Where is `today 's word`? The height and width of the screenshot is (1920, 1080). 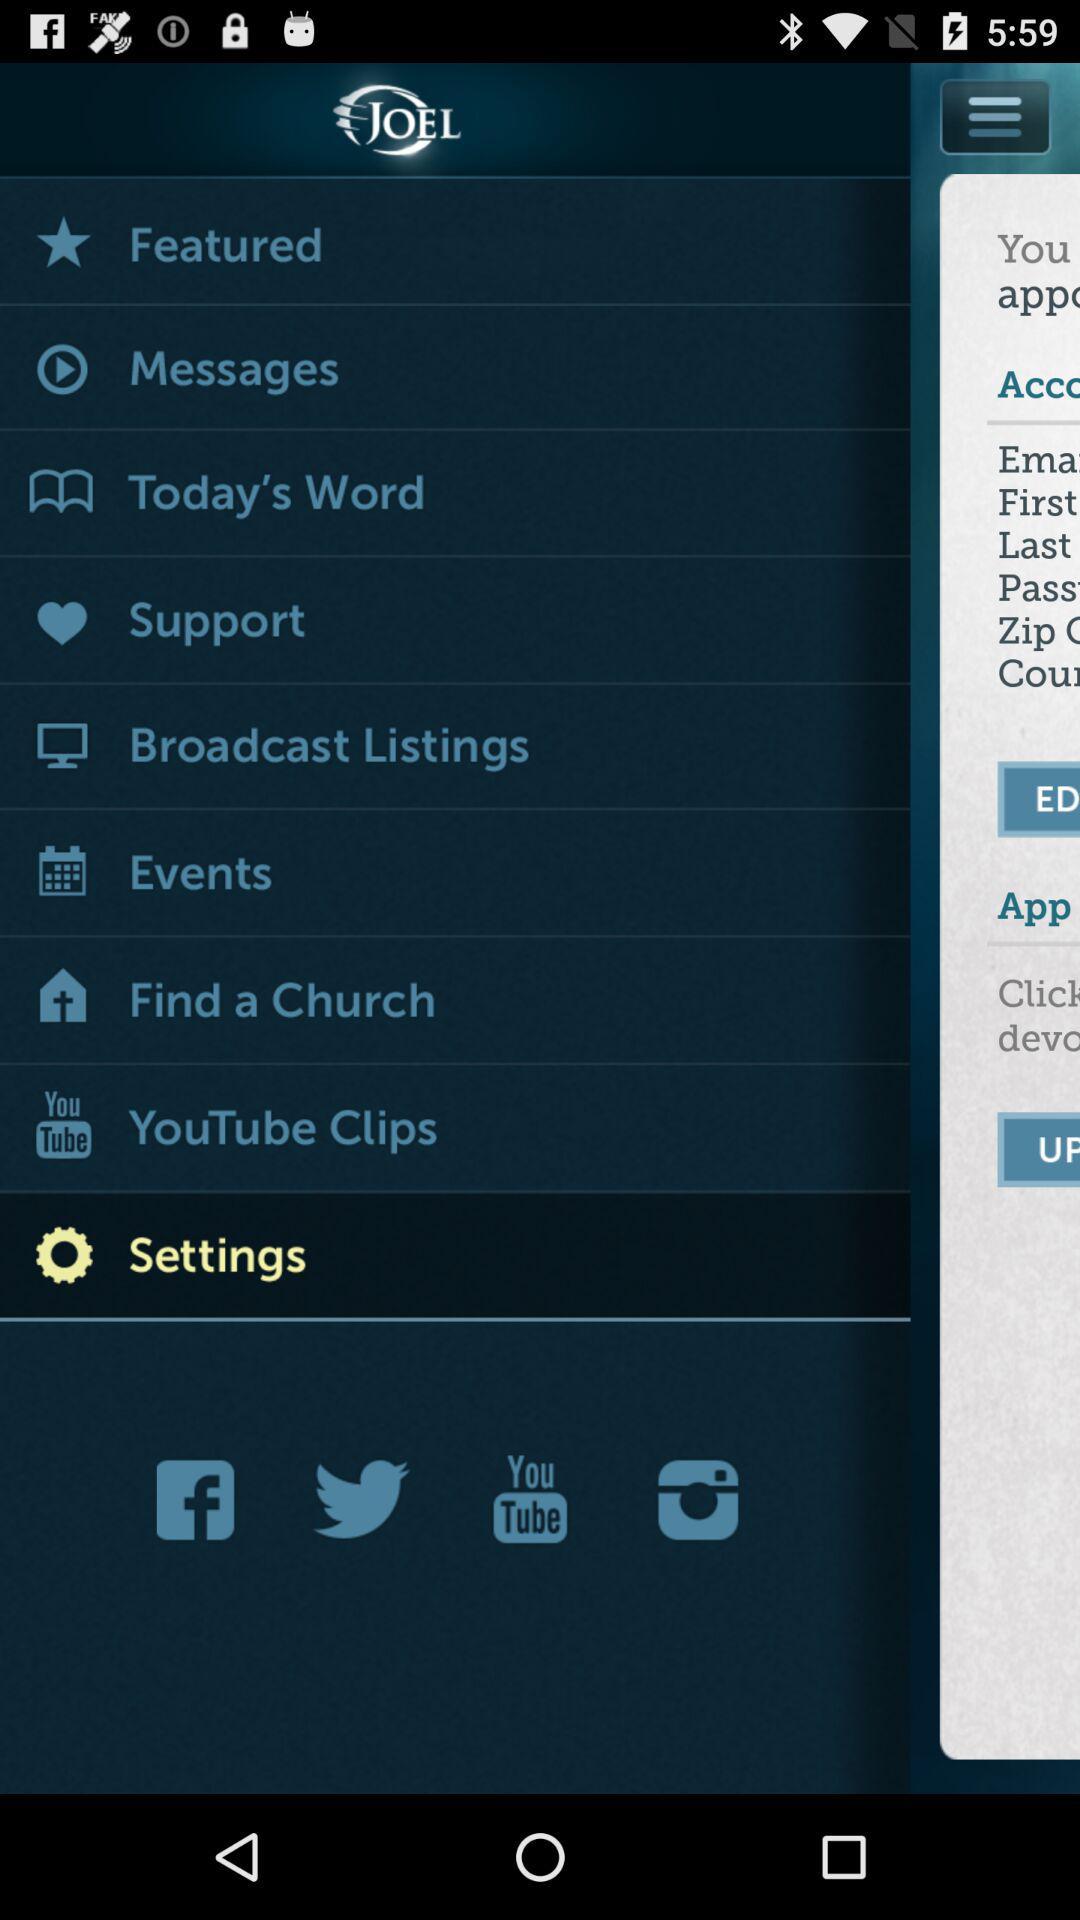 today 's word is located at coordinates (455, 494).